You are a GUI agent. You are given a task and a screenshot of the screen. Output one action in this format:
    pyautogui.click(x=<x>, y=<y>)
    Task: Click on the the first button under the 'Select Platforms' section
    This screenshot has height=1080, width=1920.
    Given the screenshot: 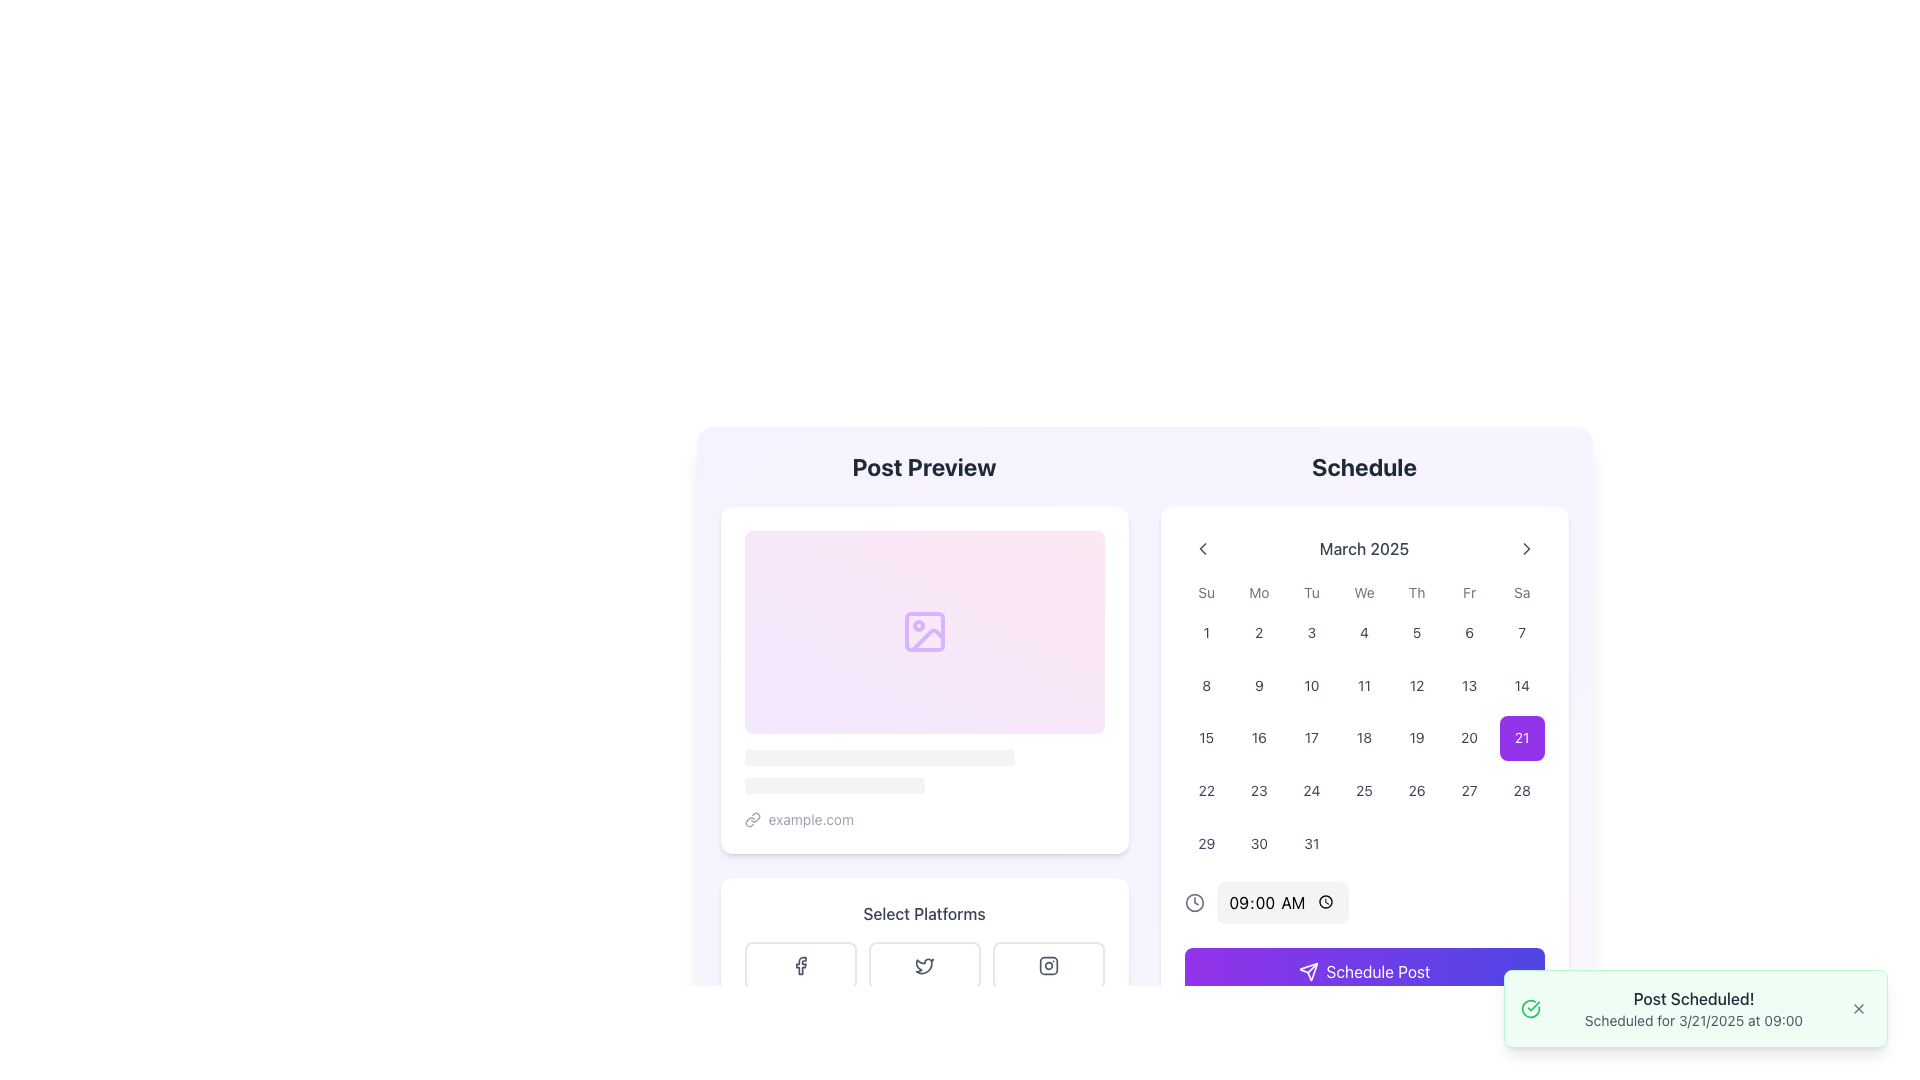 What is the action you would take?
    pyautogui.click(x=800, y=964)
    